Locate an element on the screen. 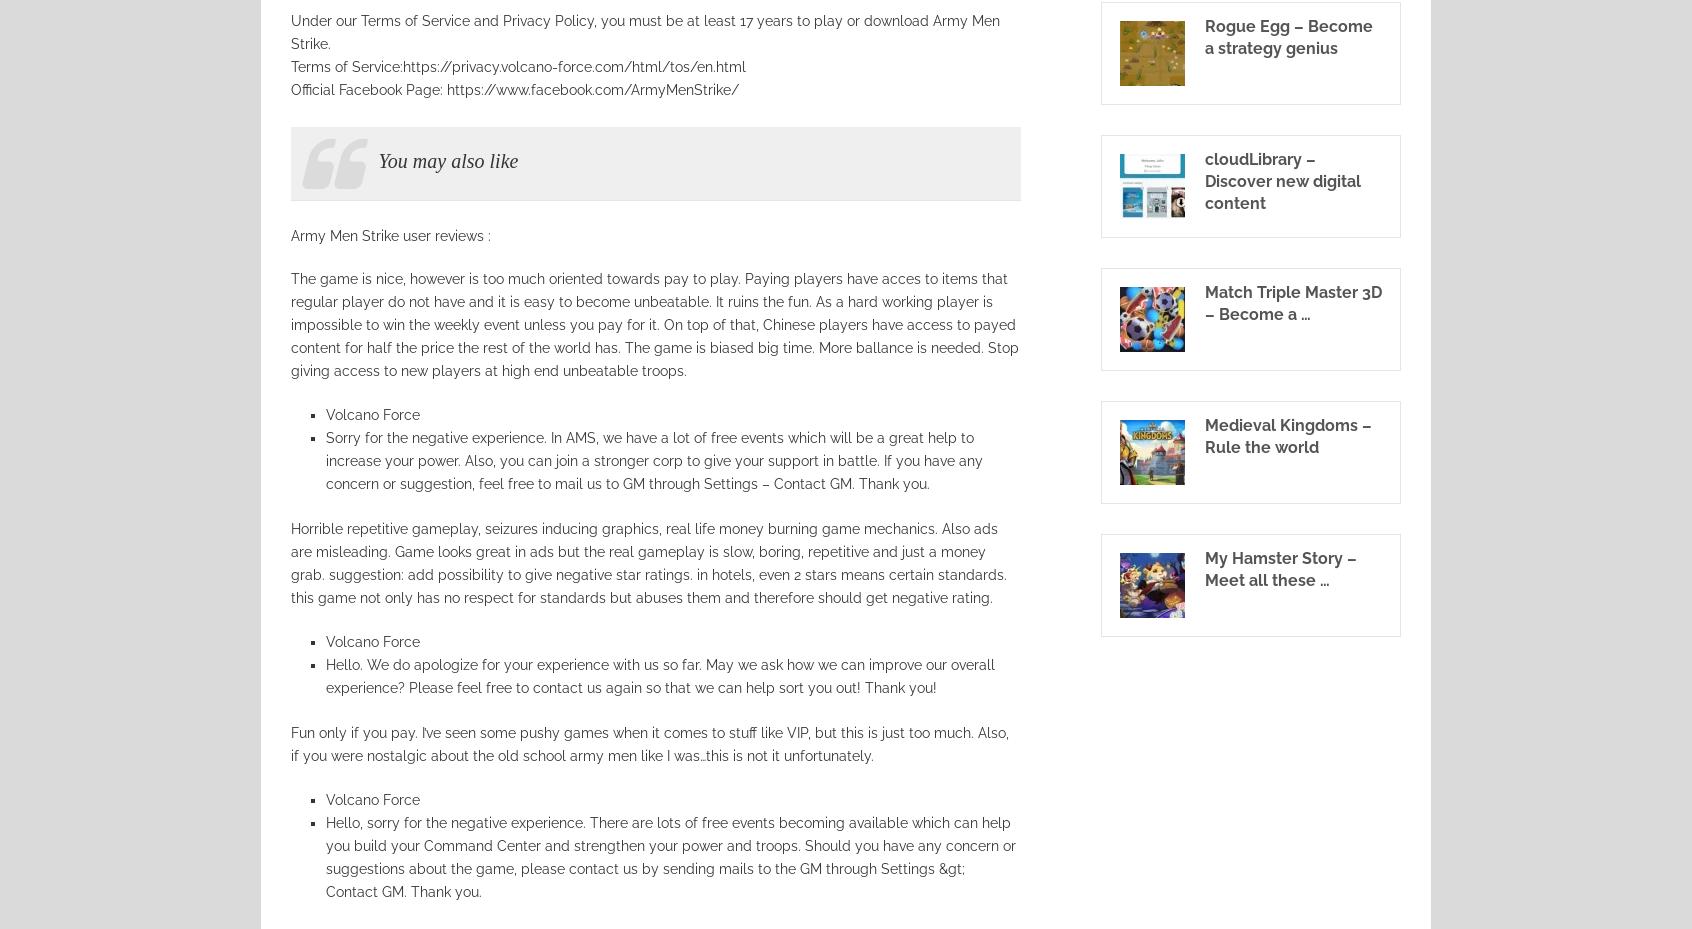 The image size is (1692, 929). 'Army Men Strike user reviews :' is located at coordinates (391, 234).